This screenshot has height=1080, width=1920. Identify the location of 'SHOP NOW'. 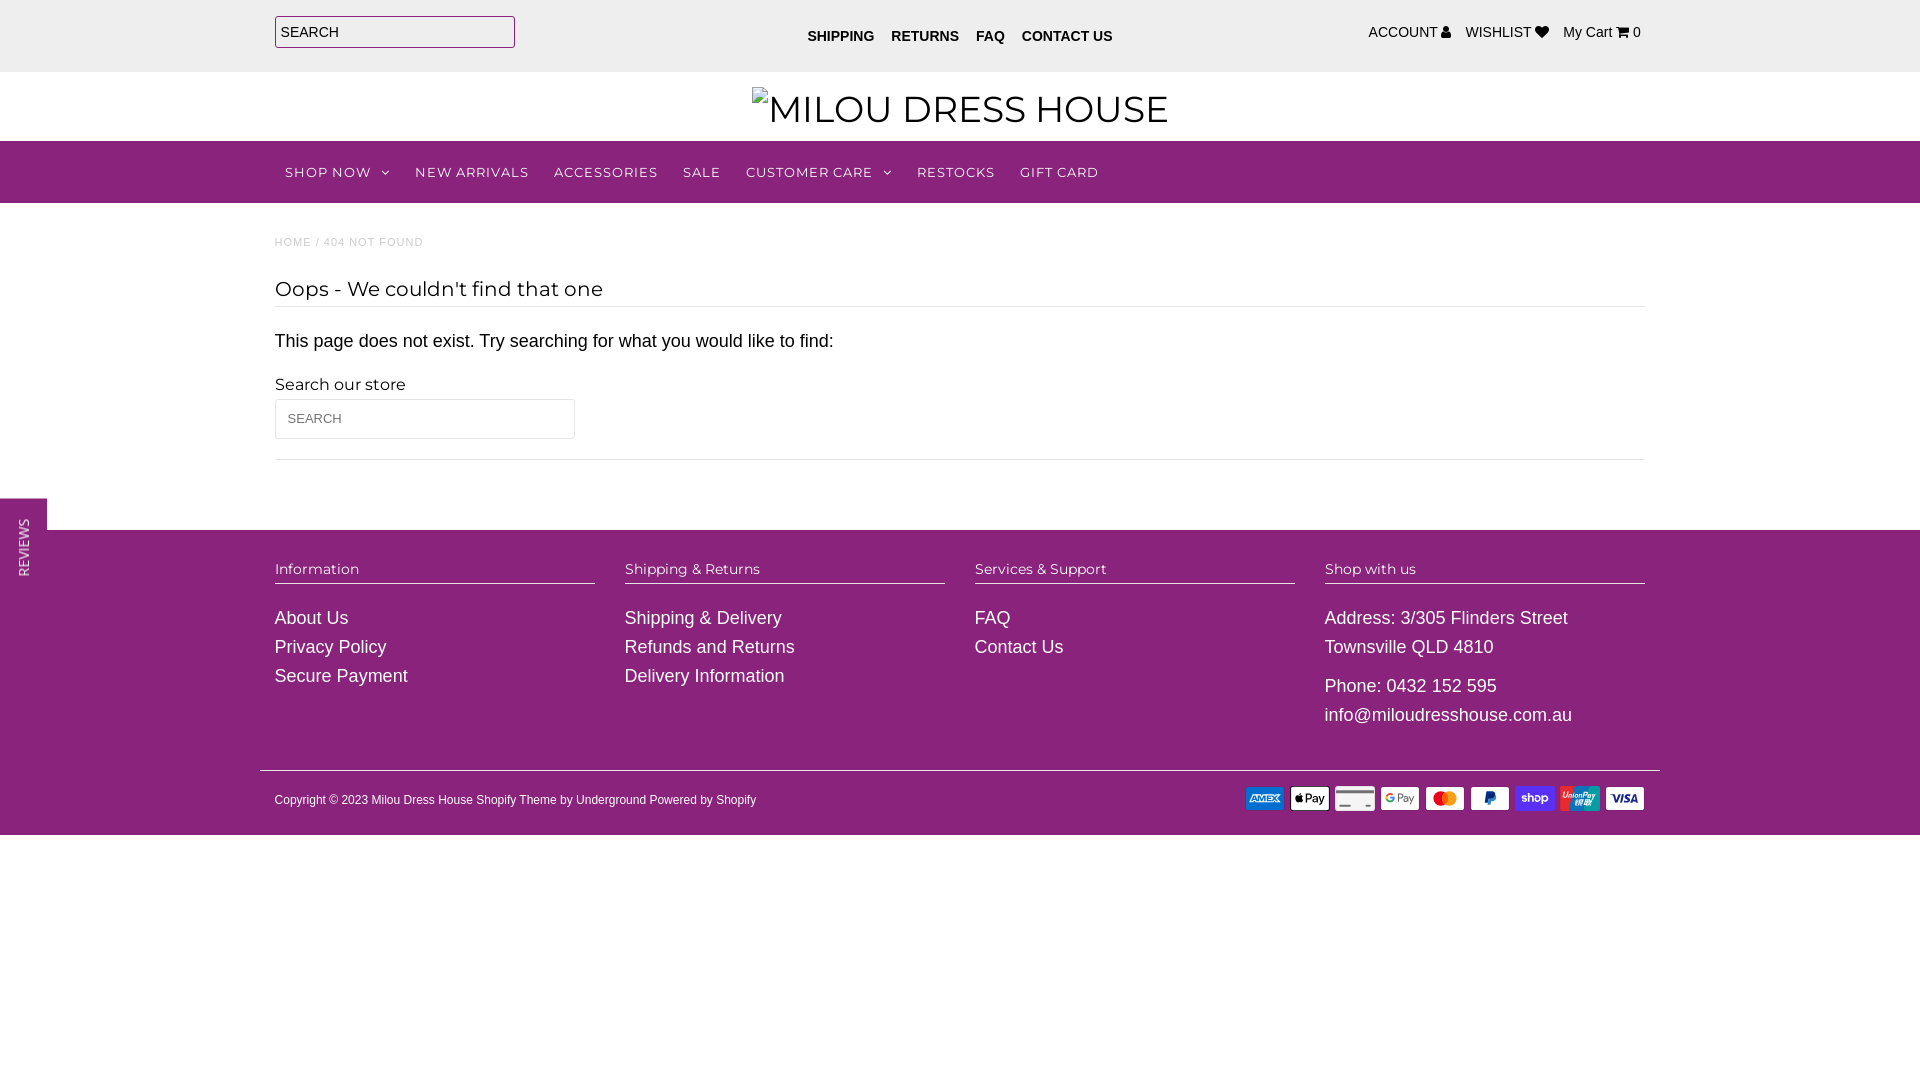
(273, 171).